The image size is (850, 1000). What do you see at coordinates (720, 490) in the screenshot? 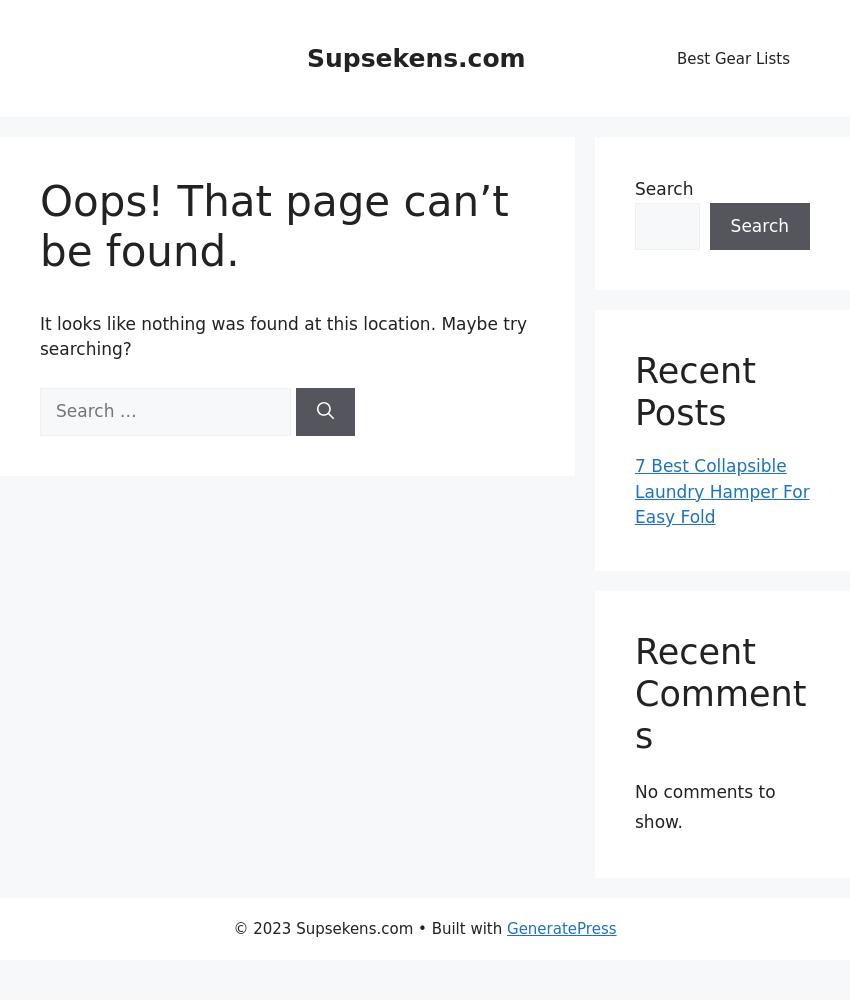
I see `'7 Best Collapsible Laundry Hamper For Easy Fold'` at bounding box center [720, 490].